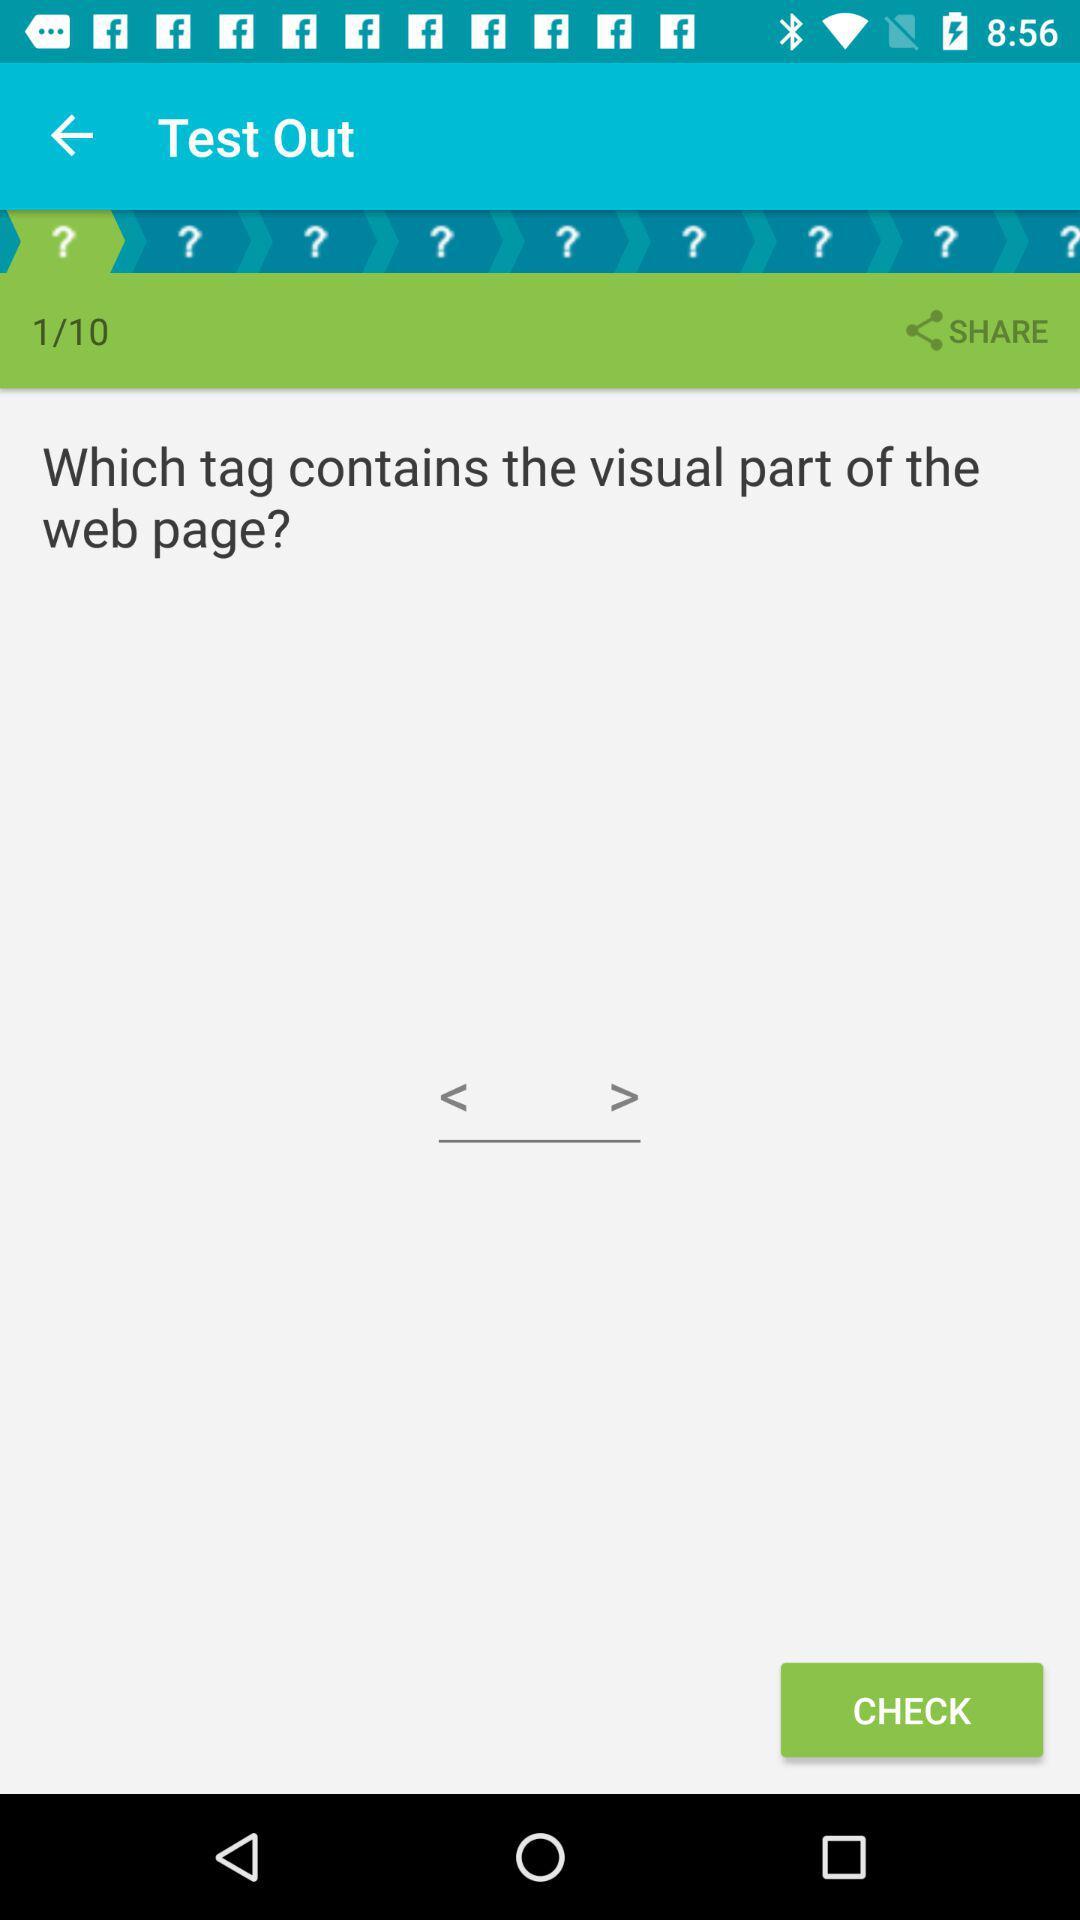 Image resolution: width=1080 pixels, height=1920 pixels. I want to click on second question icon, so click(189, 240).